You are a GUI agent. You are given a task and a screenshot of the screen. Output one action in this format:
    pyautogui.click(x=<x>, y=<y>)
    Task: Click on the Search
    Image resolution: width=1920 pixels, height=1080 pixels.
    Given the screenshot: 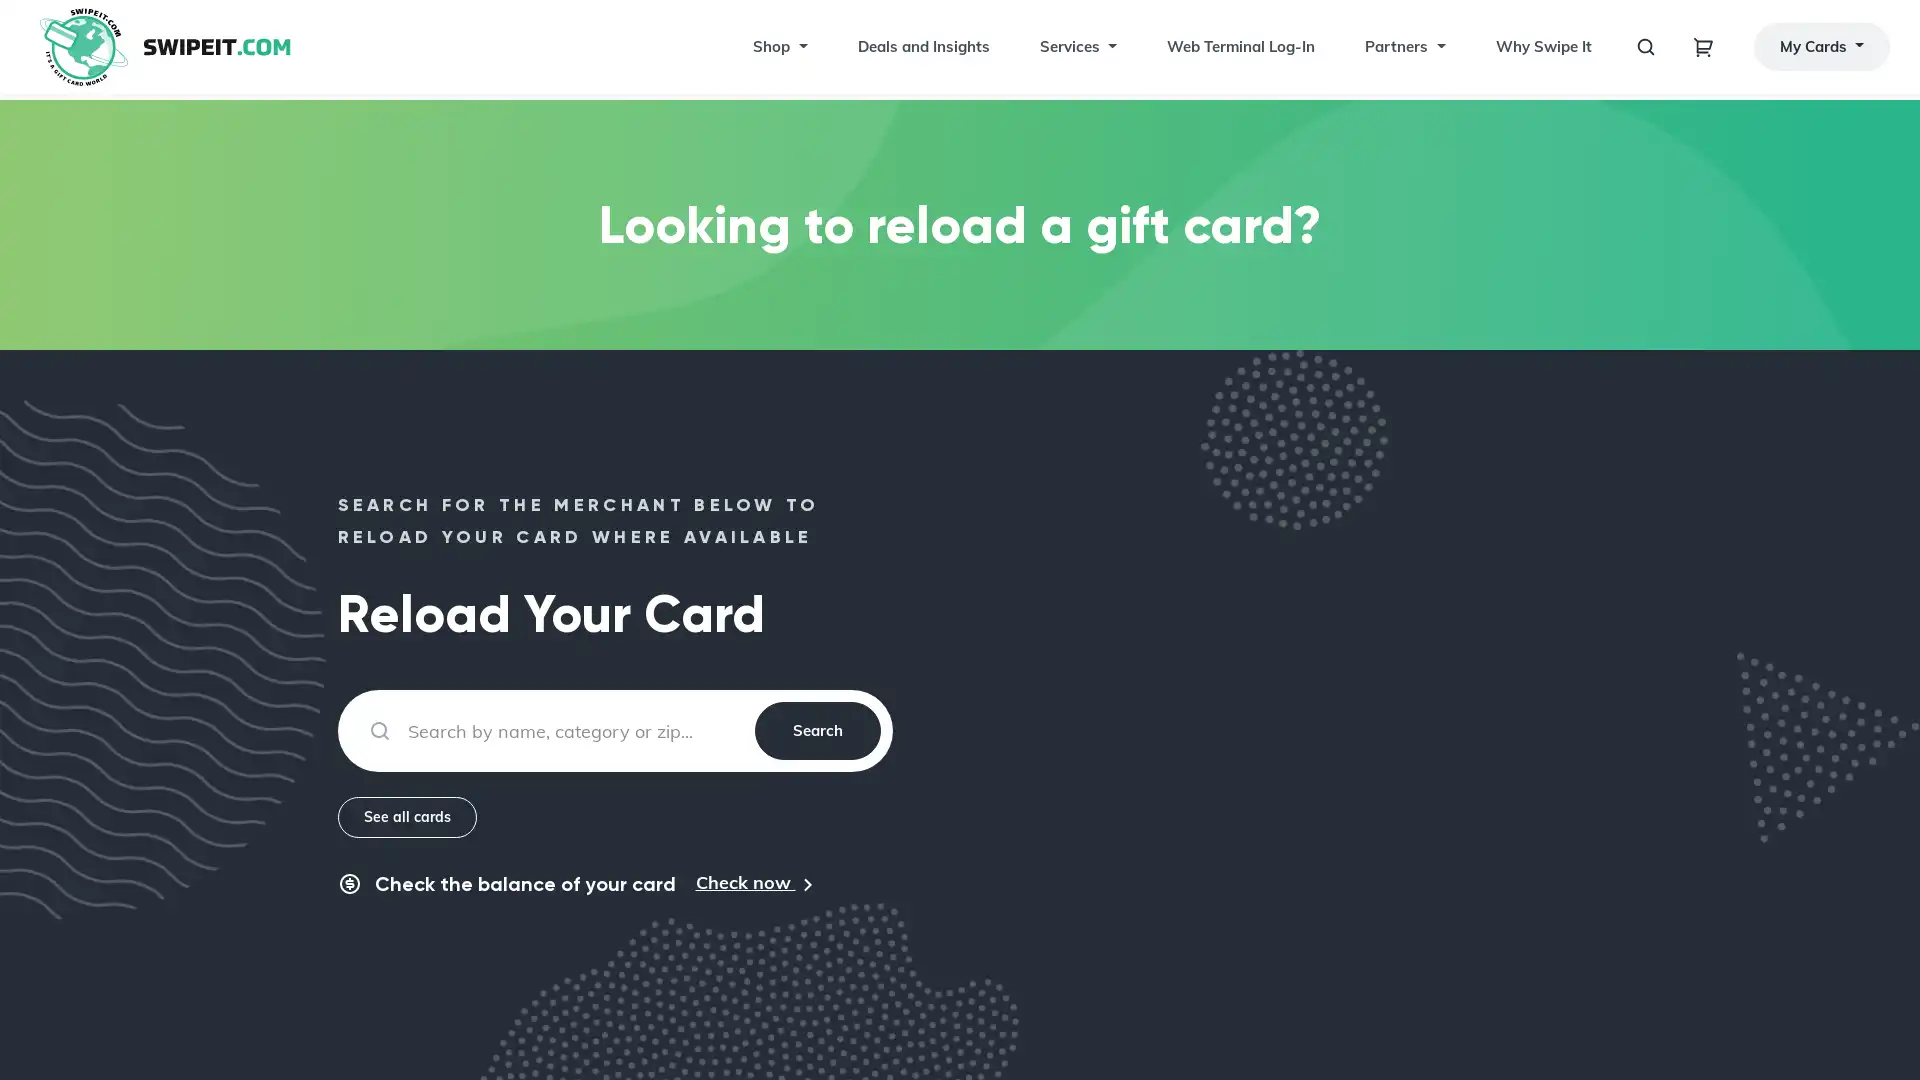 What is the action you would take?
    pyautogui.click(x=816, y=731)
    